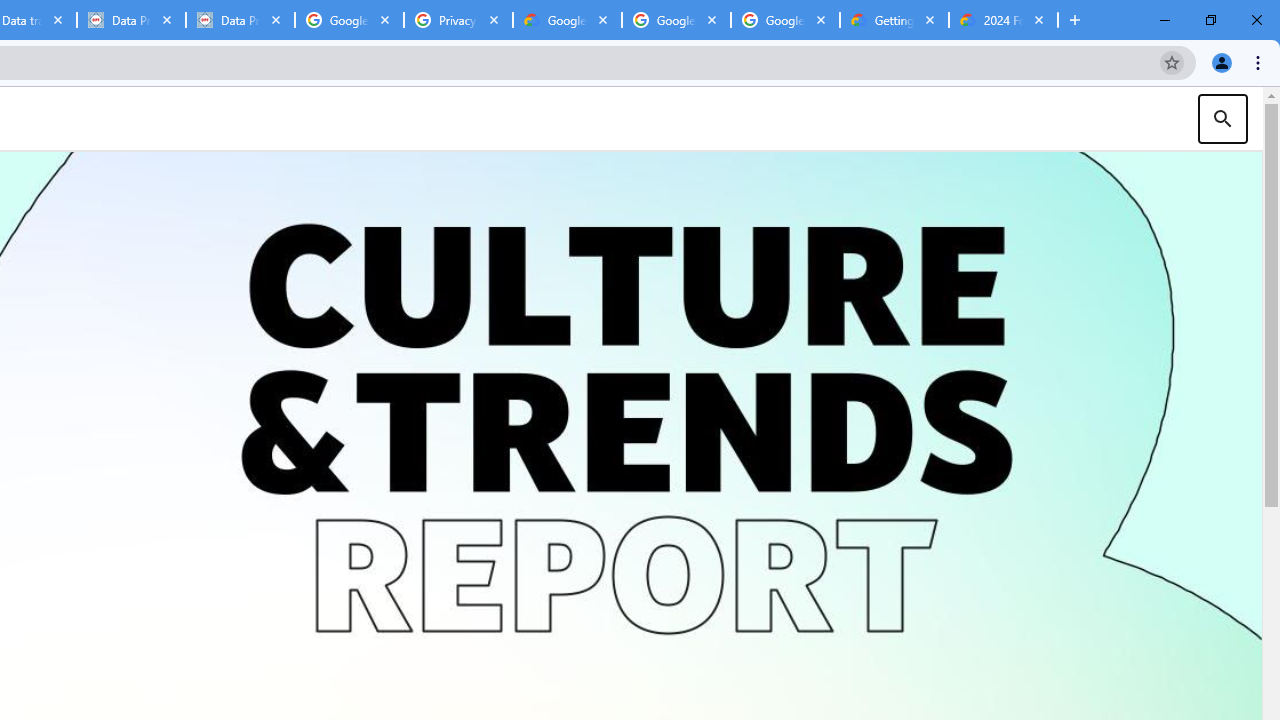  What do you see at coordinates (130, 20) in the screenshot?
I see `'Data Privacy Framework'` at bounding box center [130, 20].